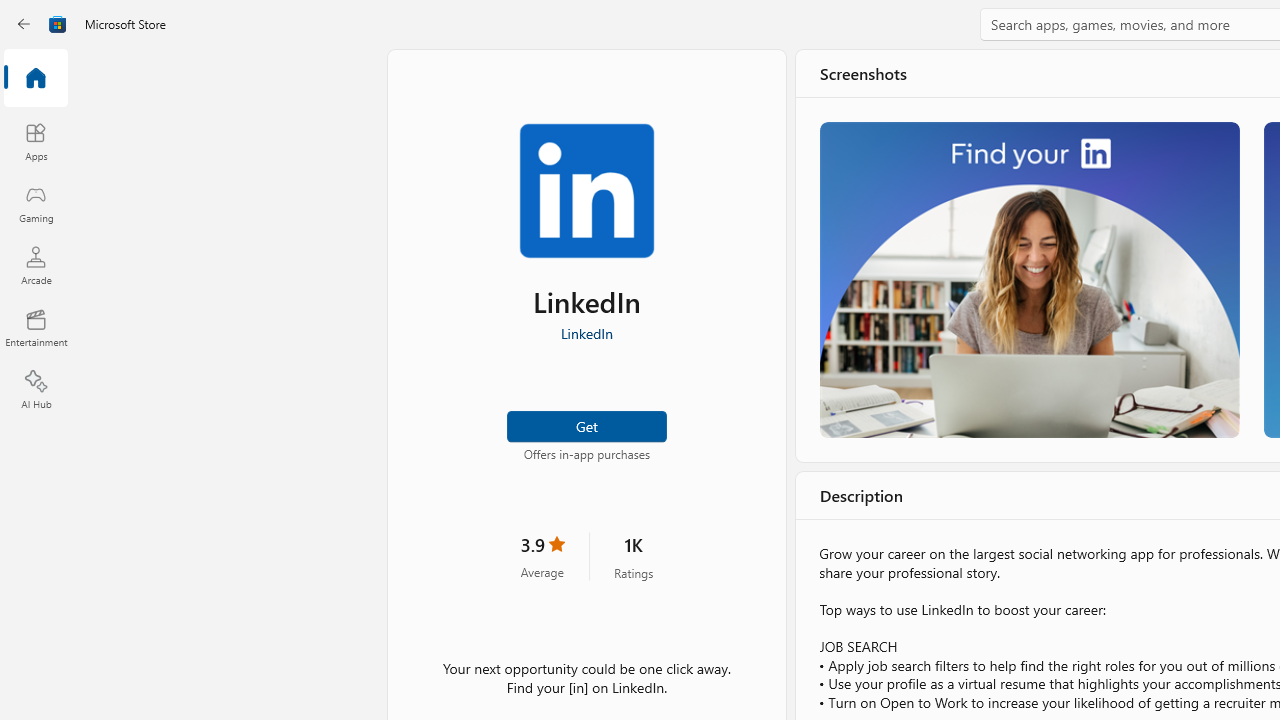 Image resolution: width=1280 pixels, height=720 pixels. Describe the element at coordinates (35, 203) in the screenshot. I see `'Gaming'` at that location.